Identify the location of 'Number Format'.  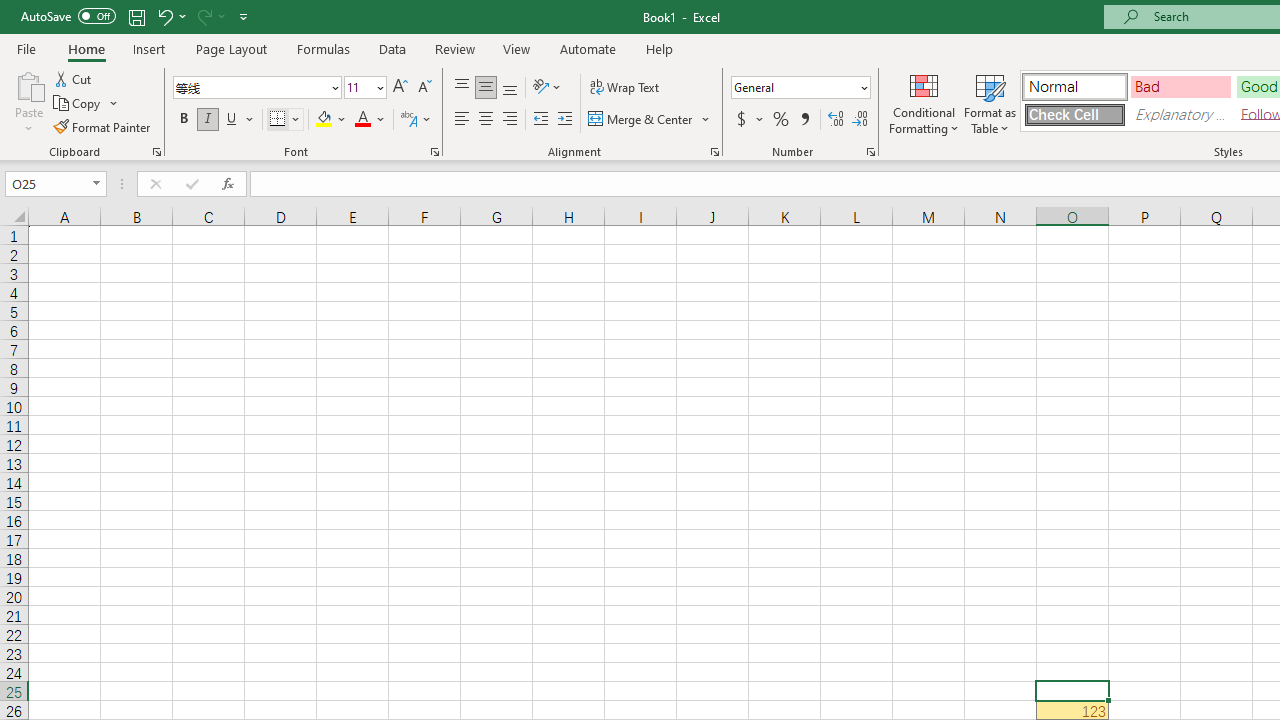
(800, 86).